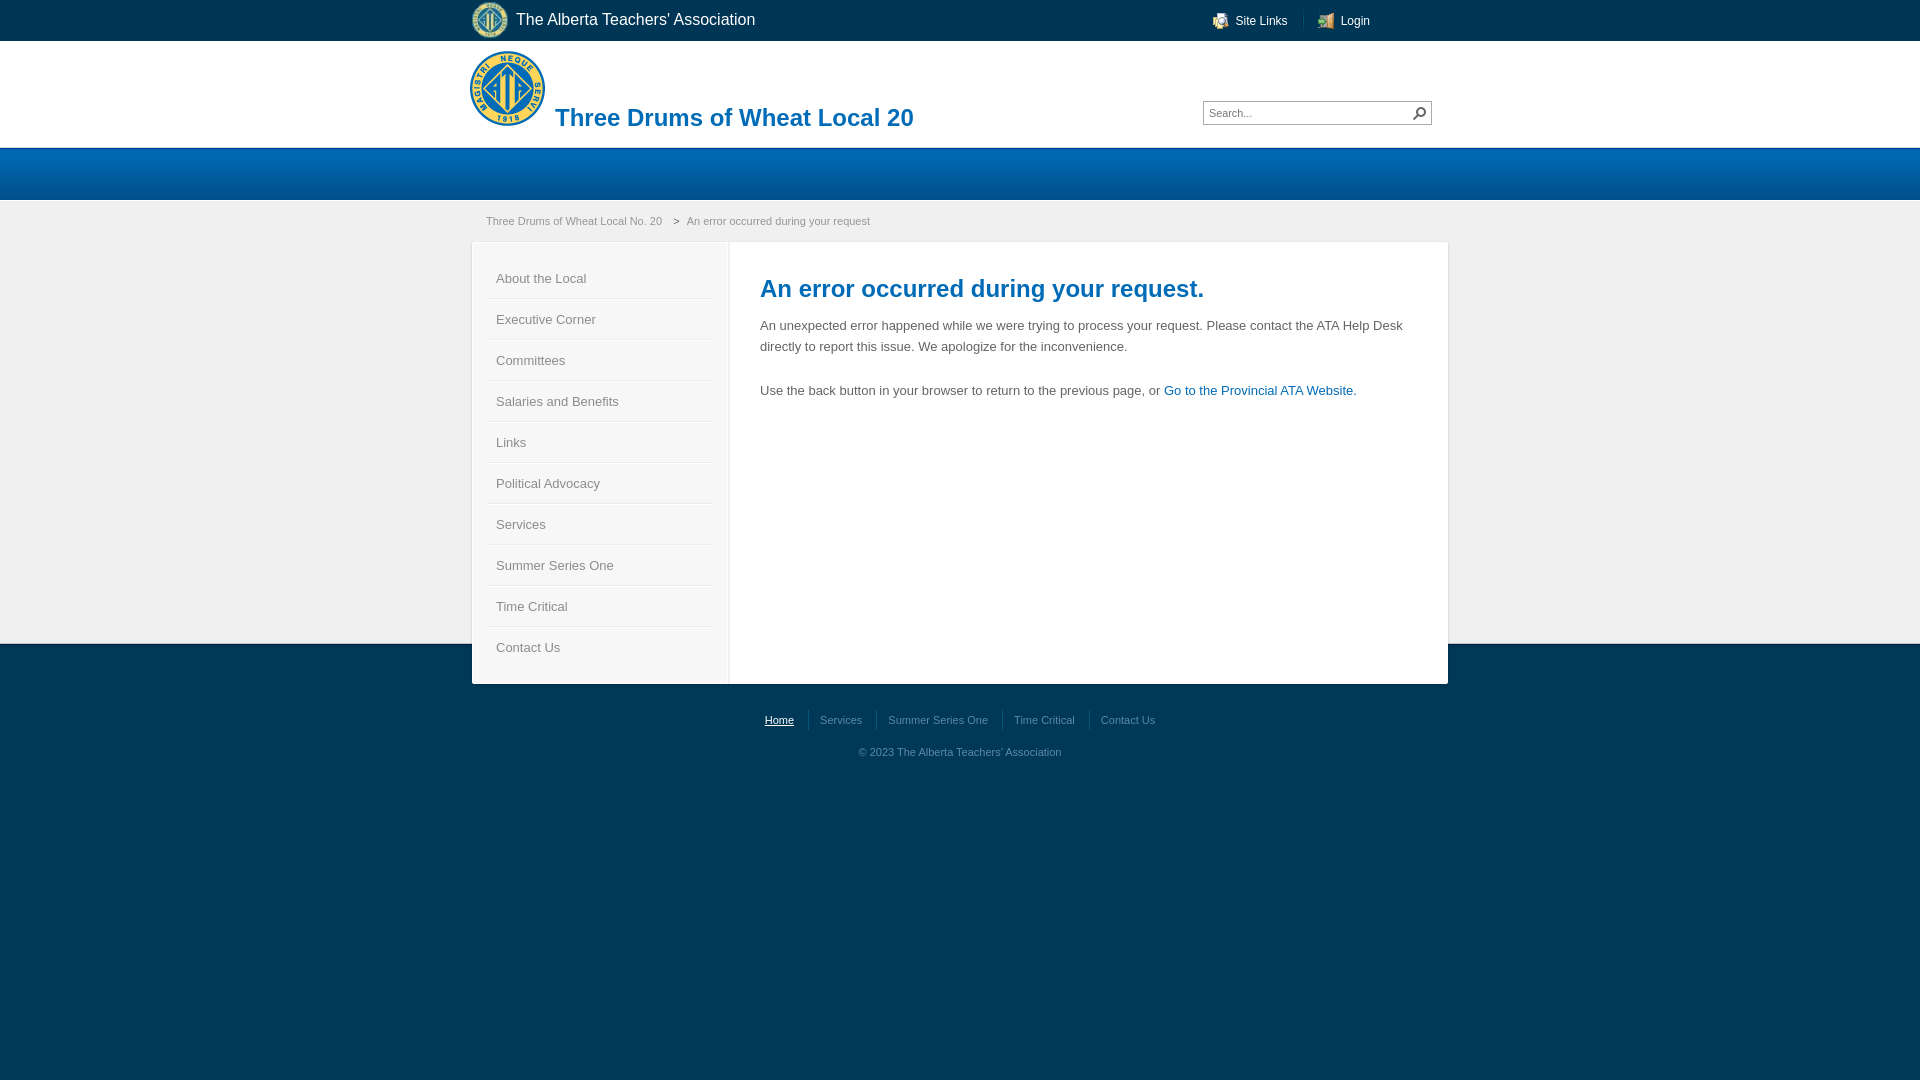  I want to click on 'Salaries and Benefits', so click(599, 400).